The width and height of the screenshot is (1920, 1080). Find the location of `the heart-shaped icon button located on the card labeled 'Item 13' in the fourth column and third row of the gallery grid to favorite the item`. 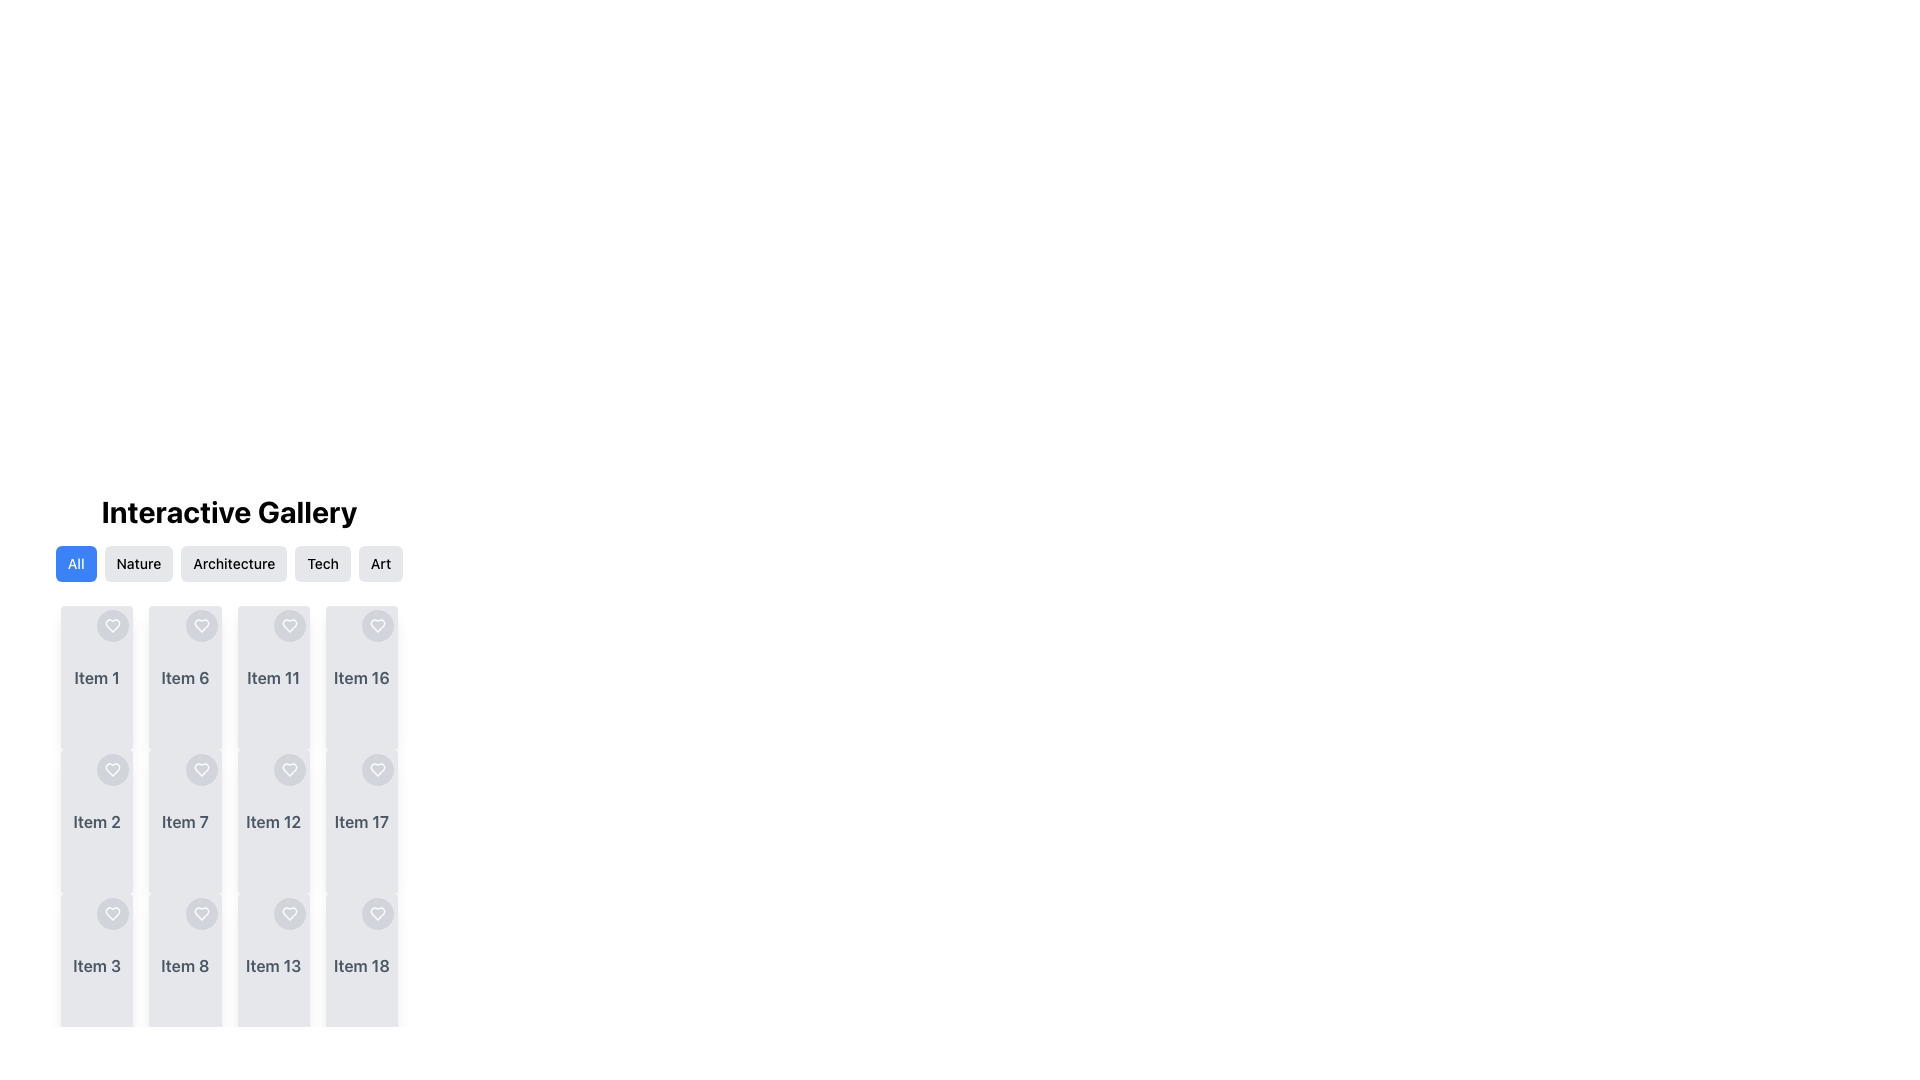

the heart-shaped icon button located on the card labeled 'Item 13' in the fourth column and third row of the gallery grid to favorite the item is located at coordinates (288, 914).